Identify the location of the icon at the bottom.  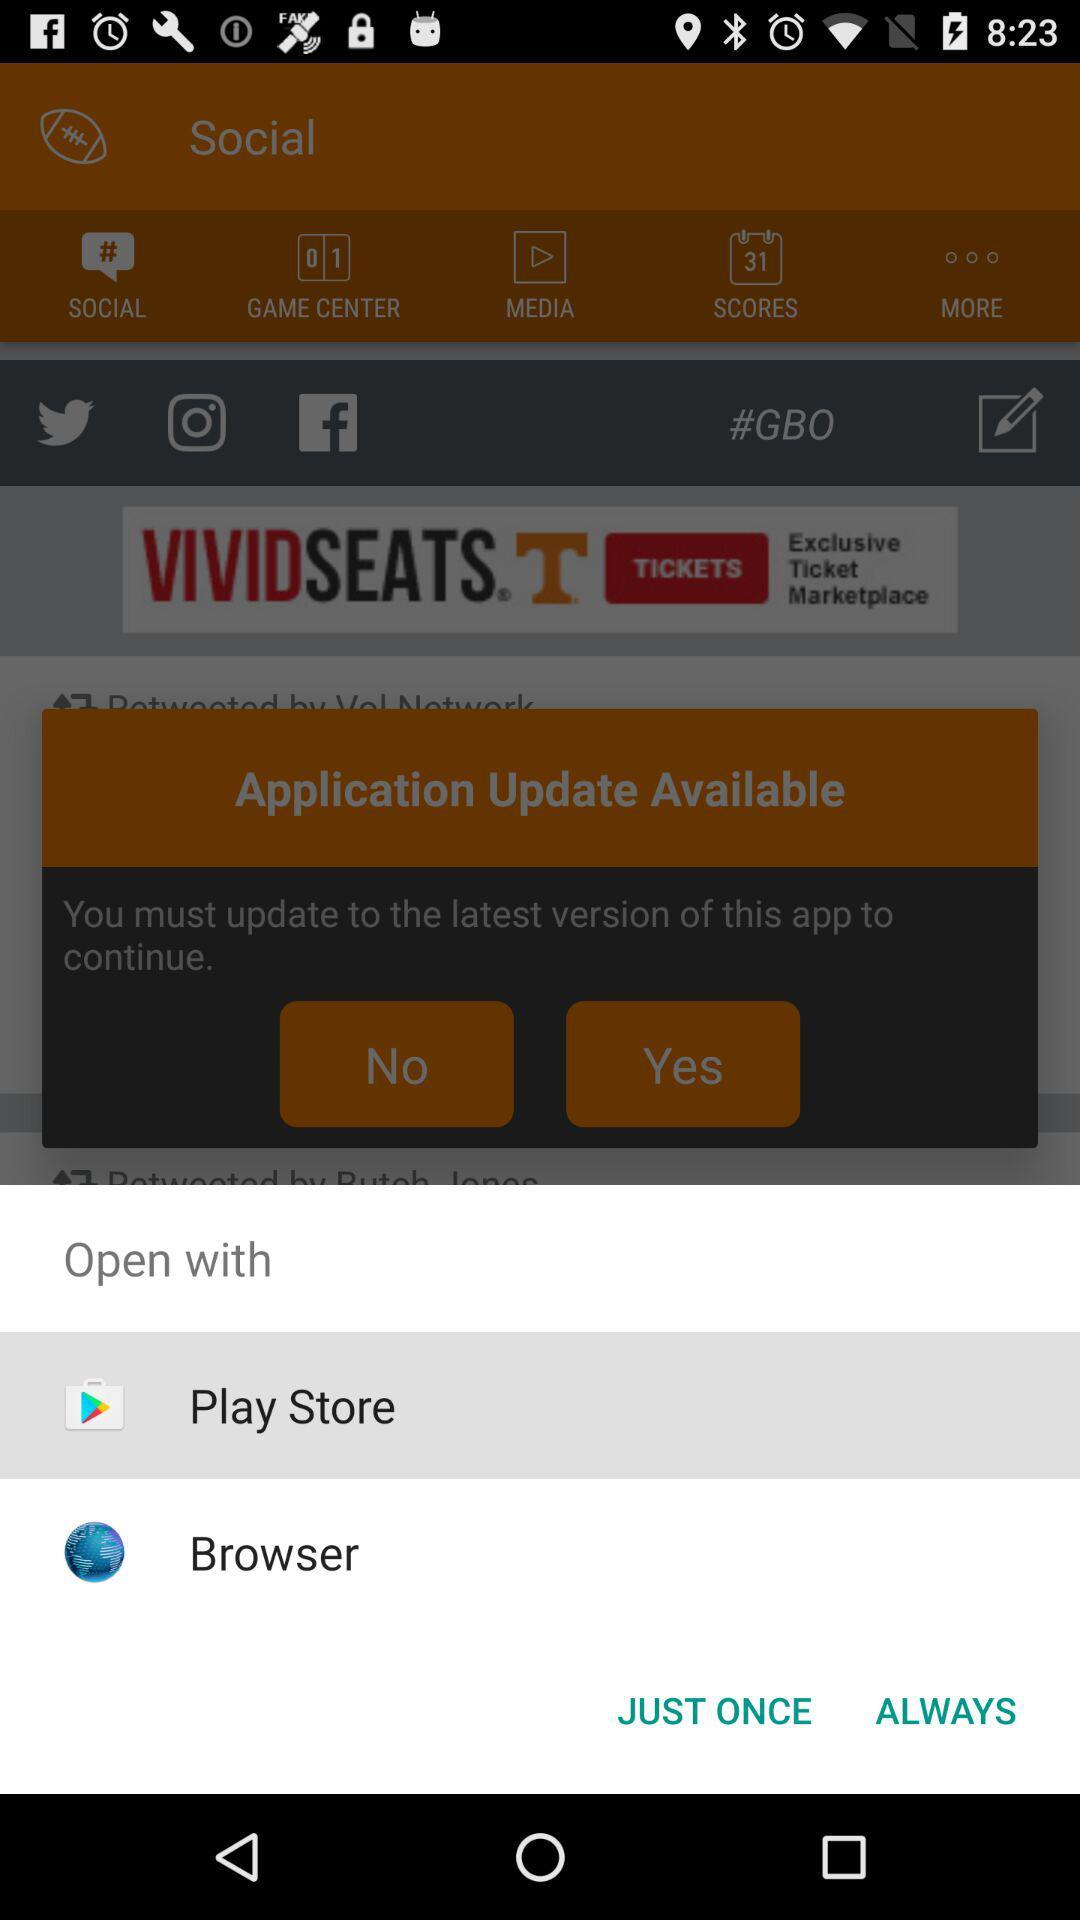
(713, 1708).